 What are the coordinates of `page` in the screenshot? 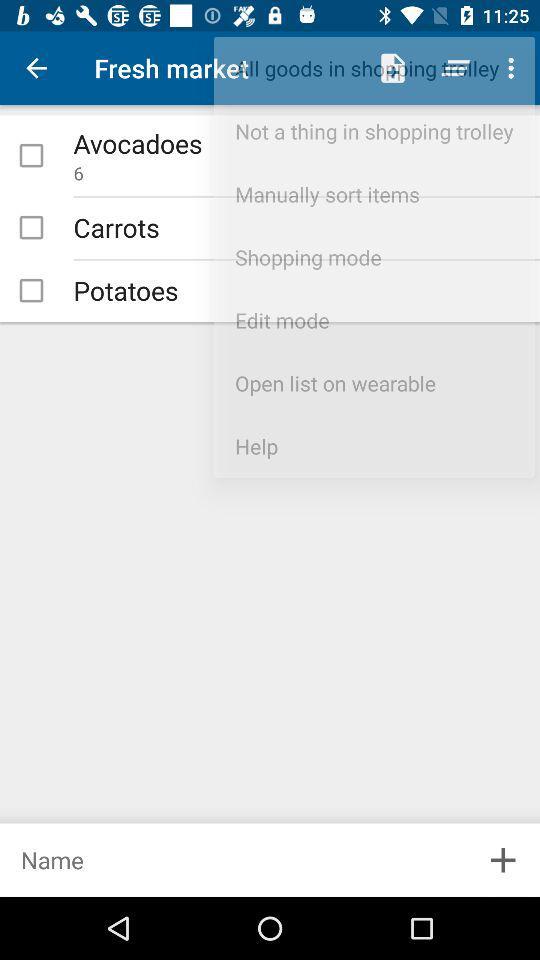 It's located at (232, 859).